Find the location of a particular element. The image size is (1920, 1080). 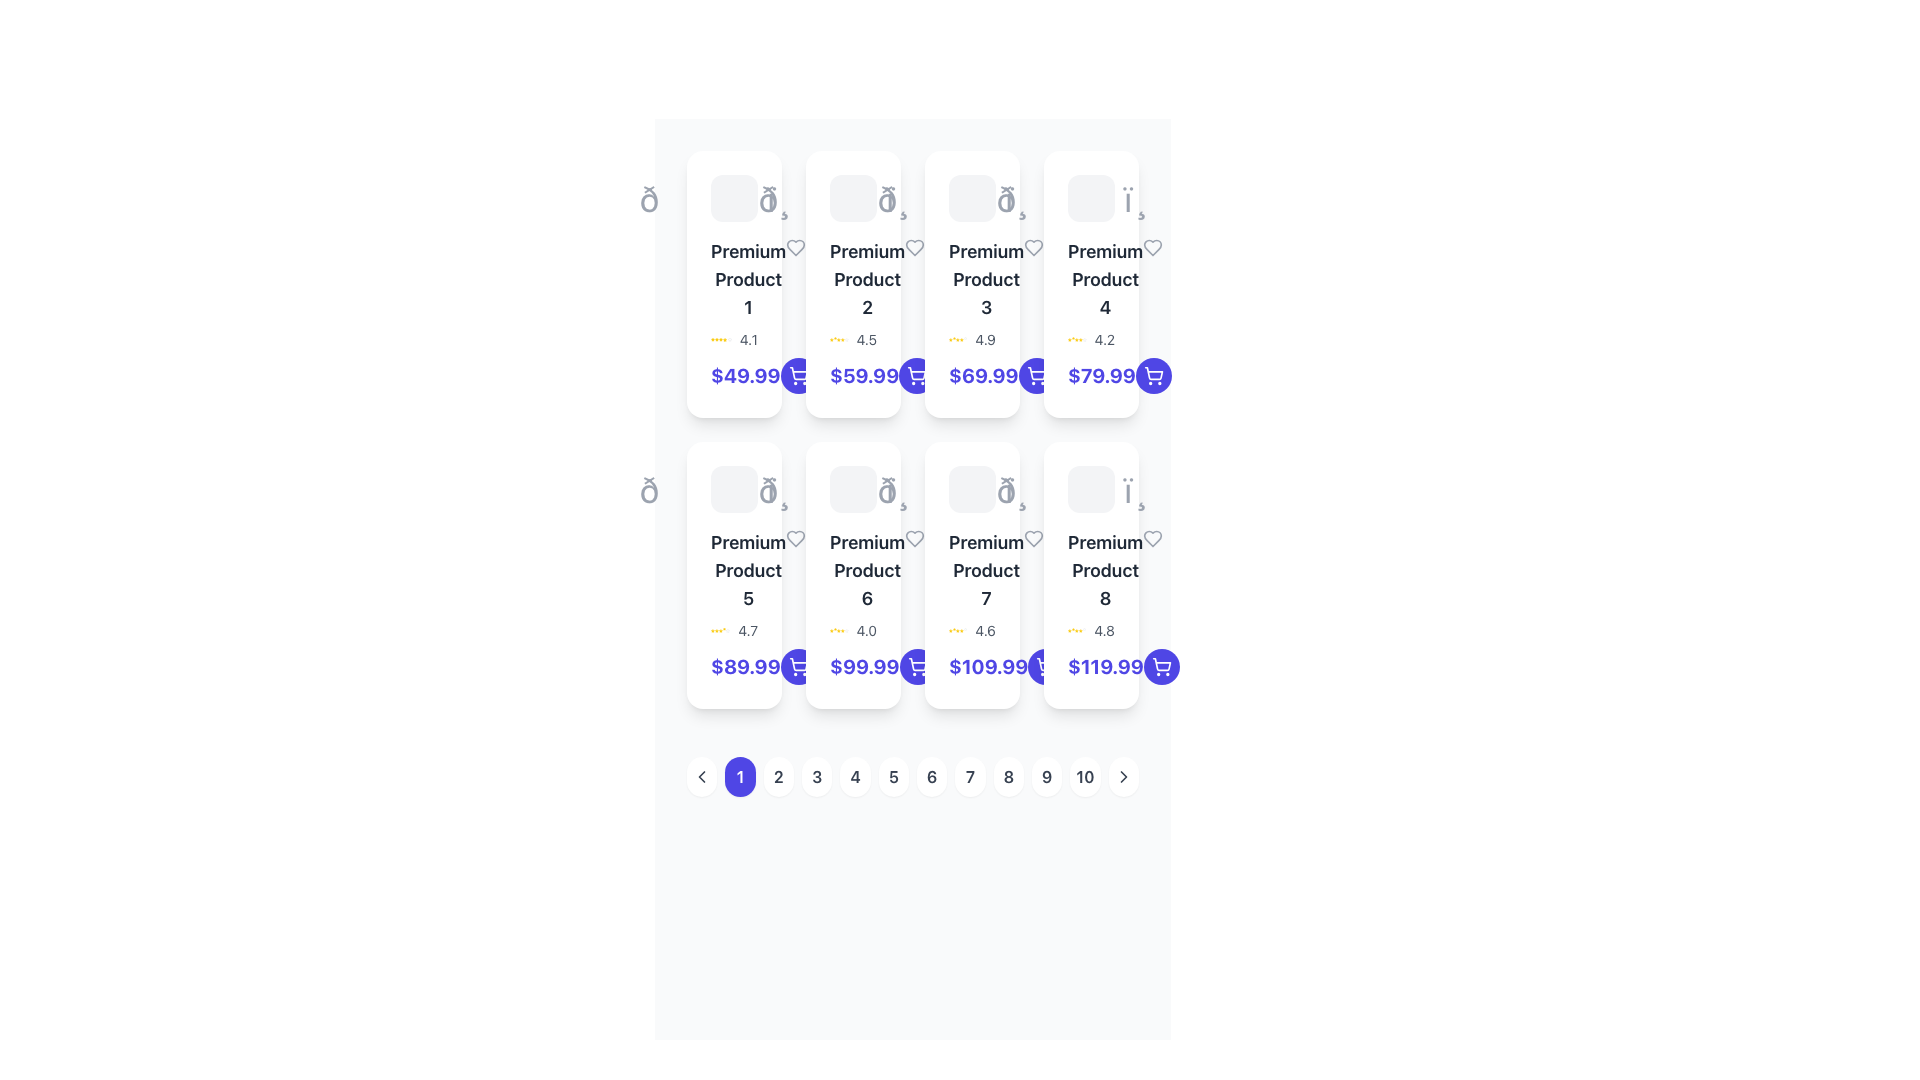

the price tag element displaying '$49.99' in bold indigo text, located in the lower central part of the Premium Product 1 card, directly above the blue circular button is located at coordinates (733, 375).